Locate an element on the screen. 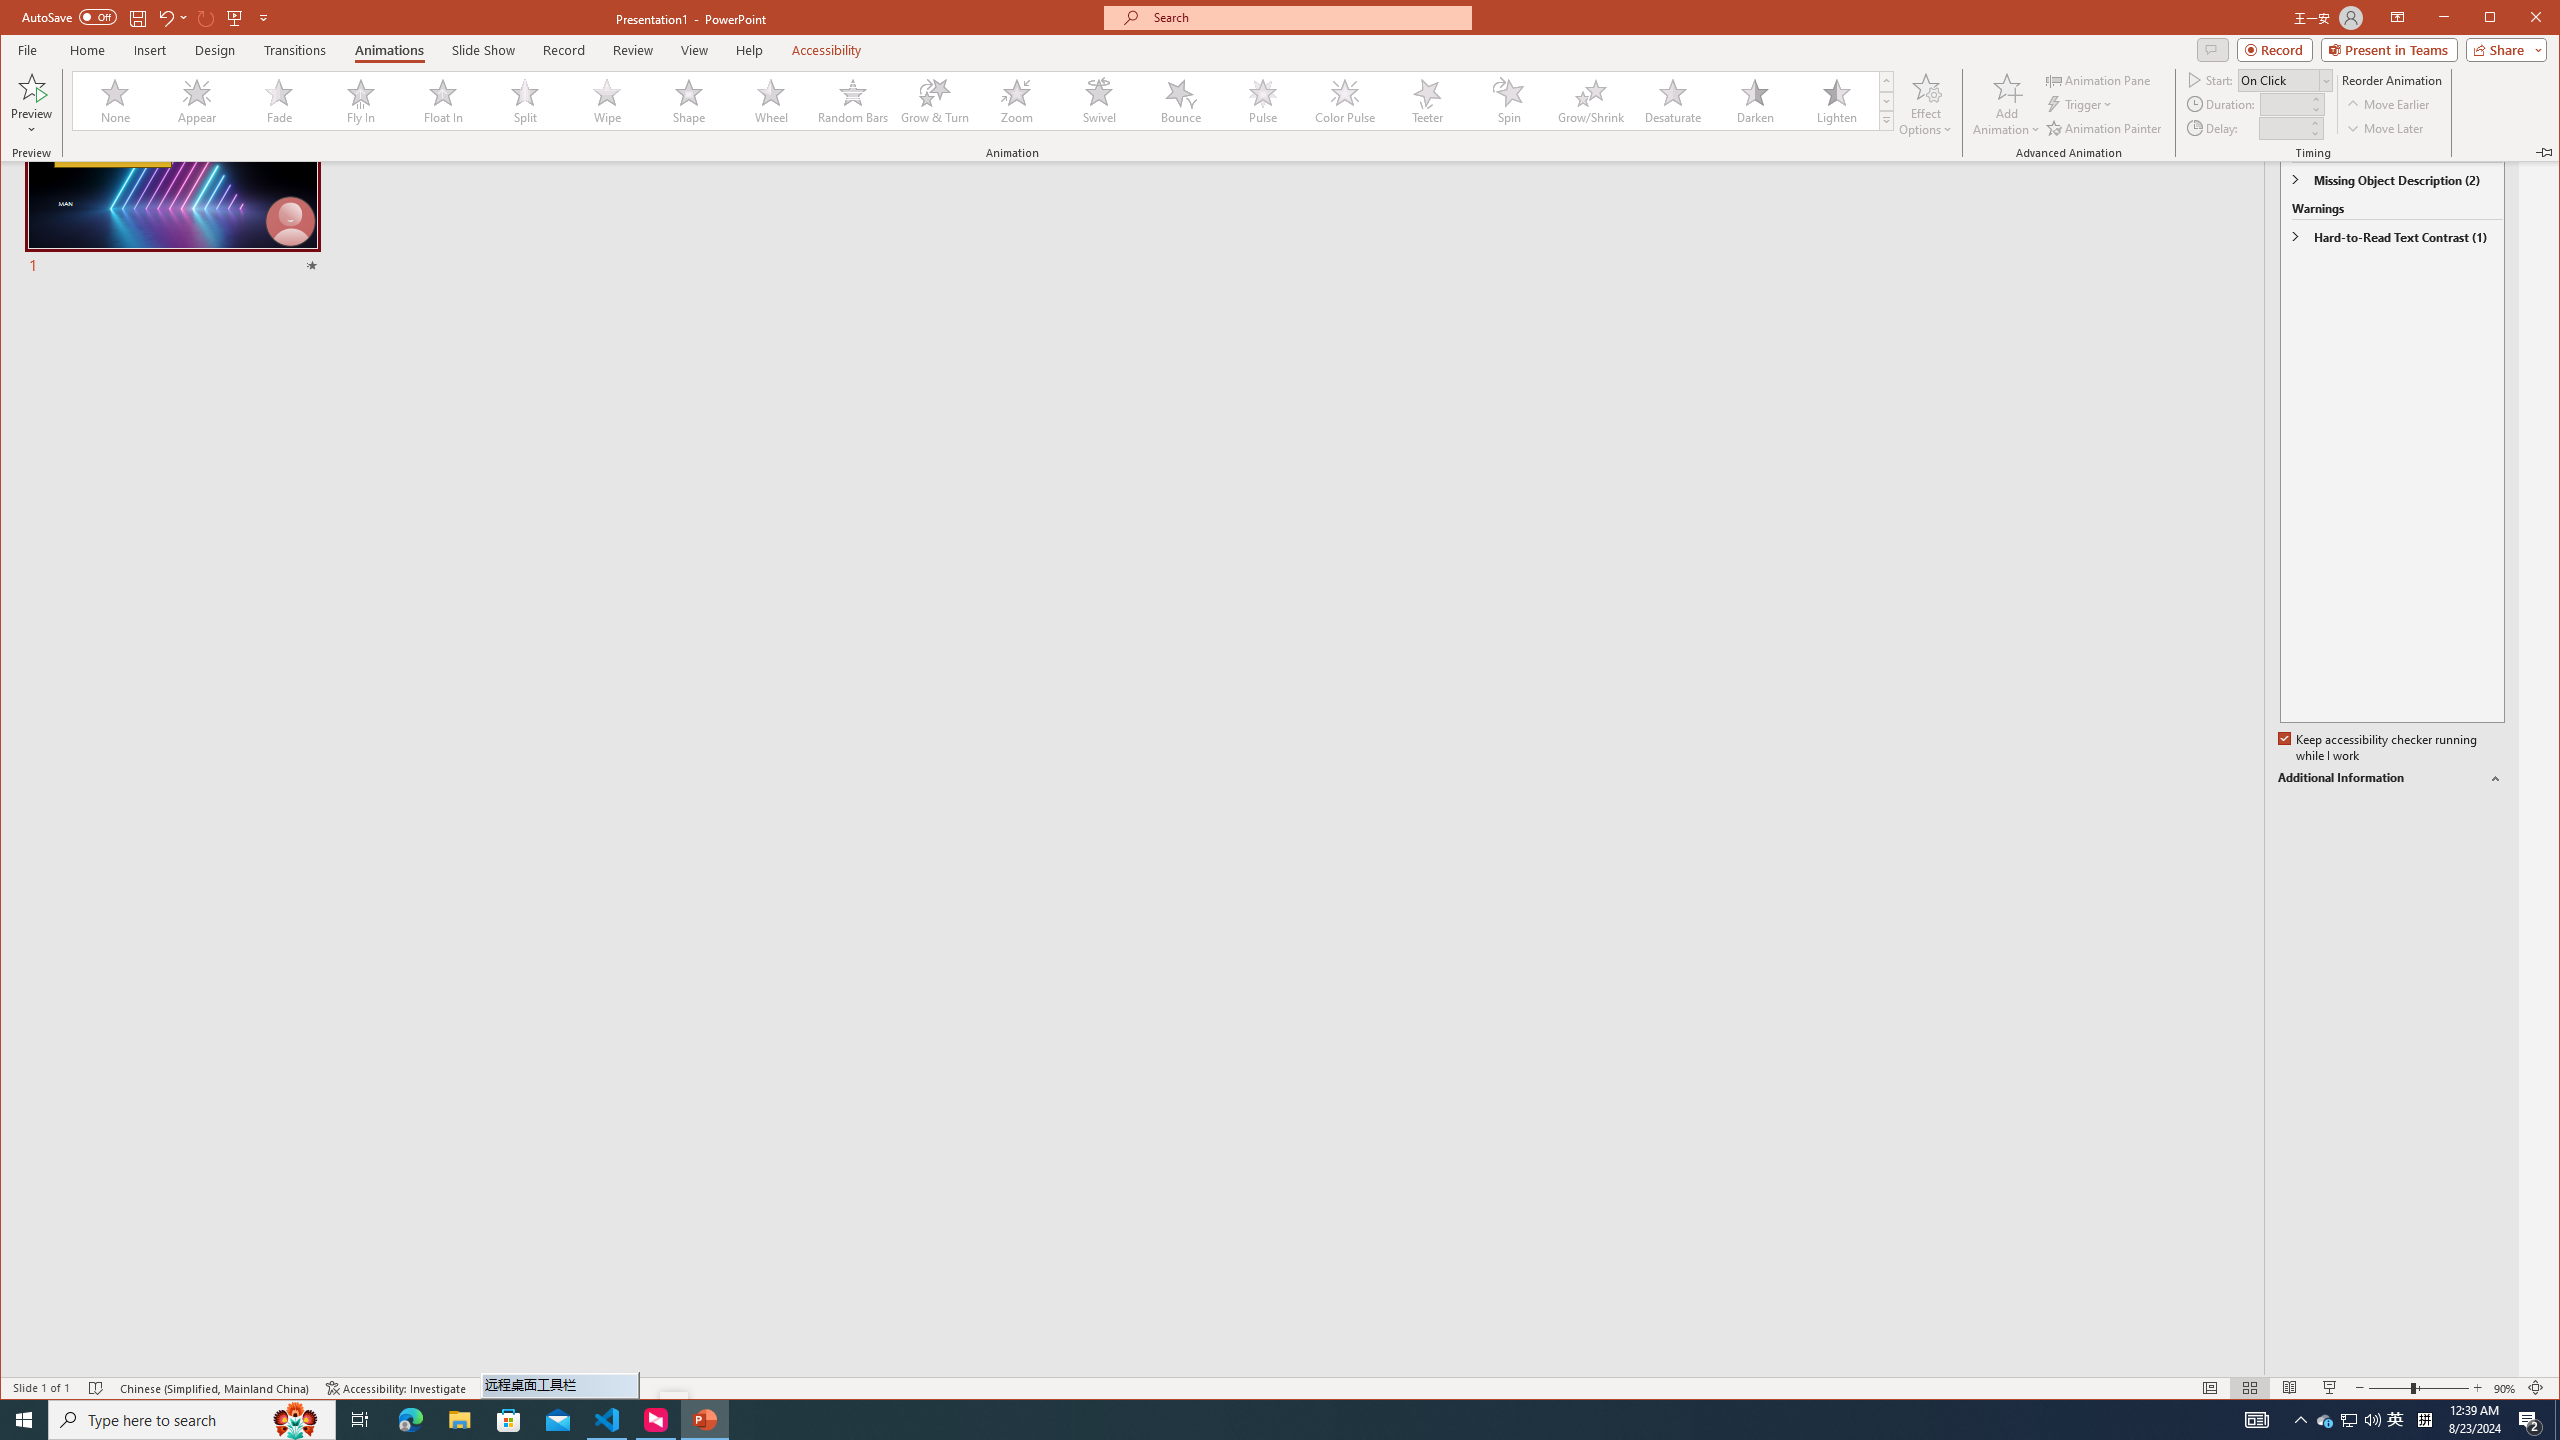 The width and height of the screenshot is (2560, 1440). 'View' is located at coordinates (694, 49).